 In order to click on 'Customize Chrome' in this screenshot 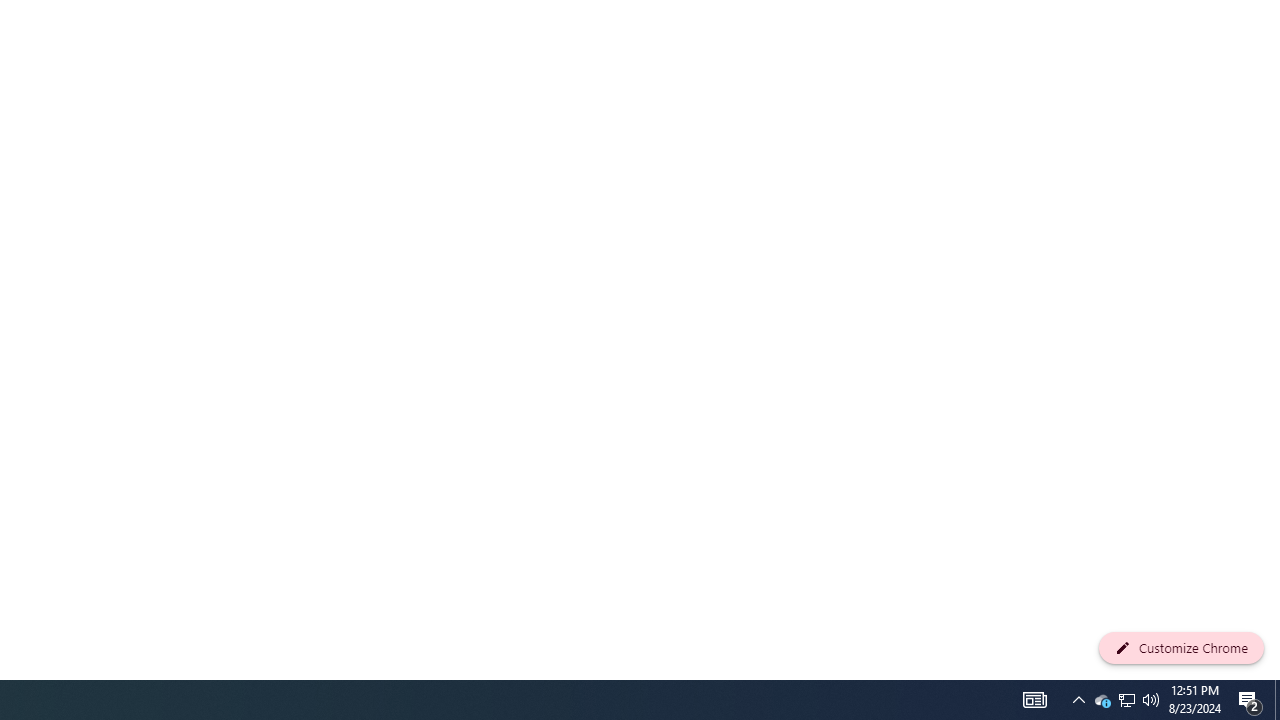, I will do `click(1181, 648)`.